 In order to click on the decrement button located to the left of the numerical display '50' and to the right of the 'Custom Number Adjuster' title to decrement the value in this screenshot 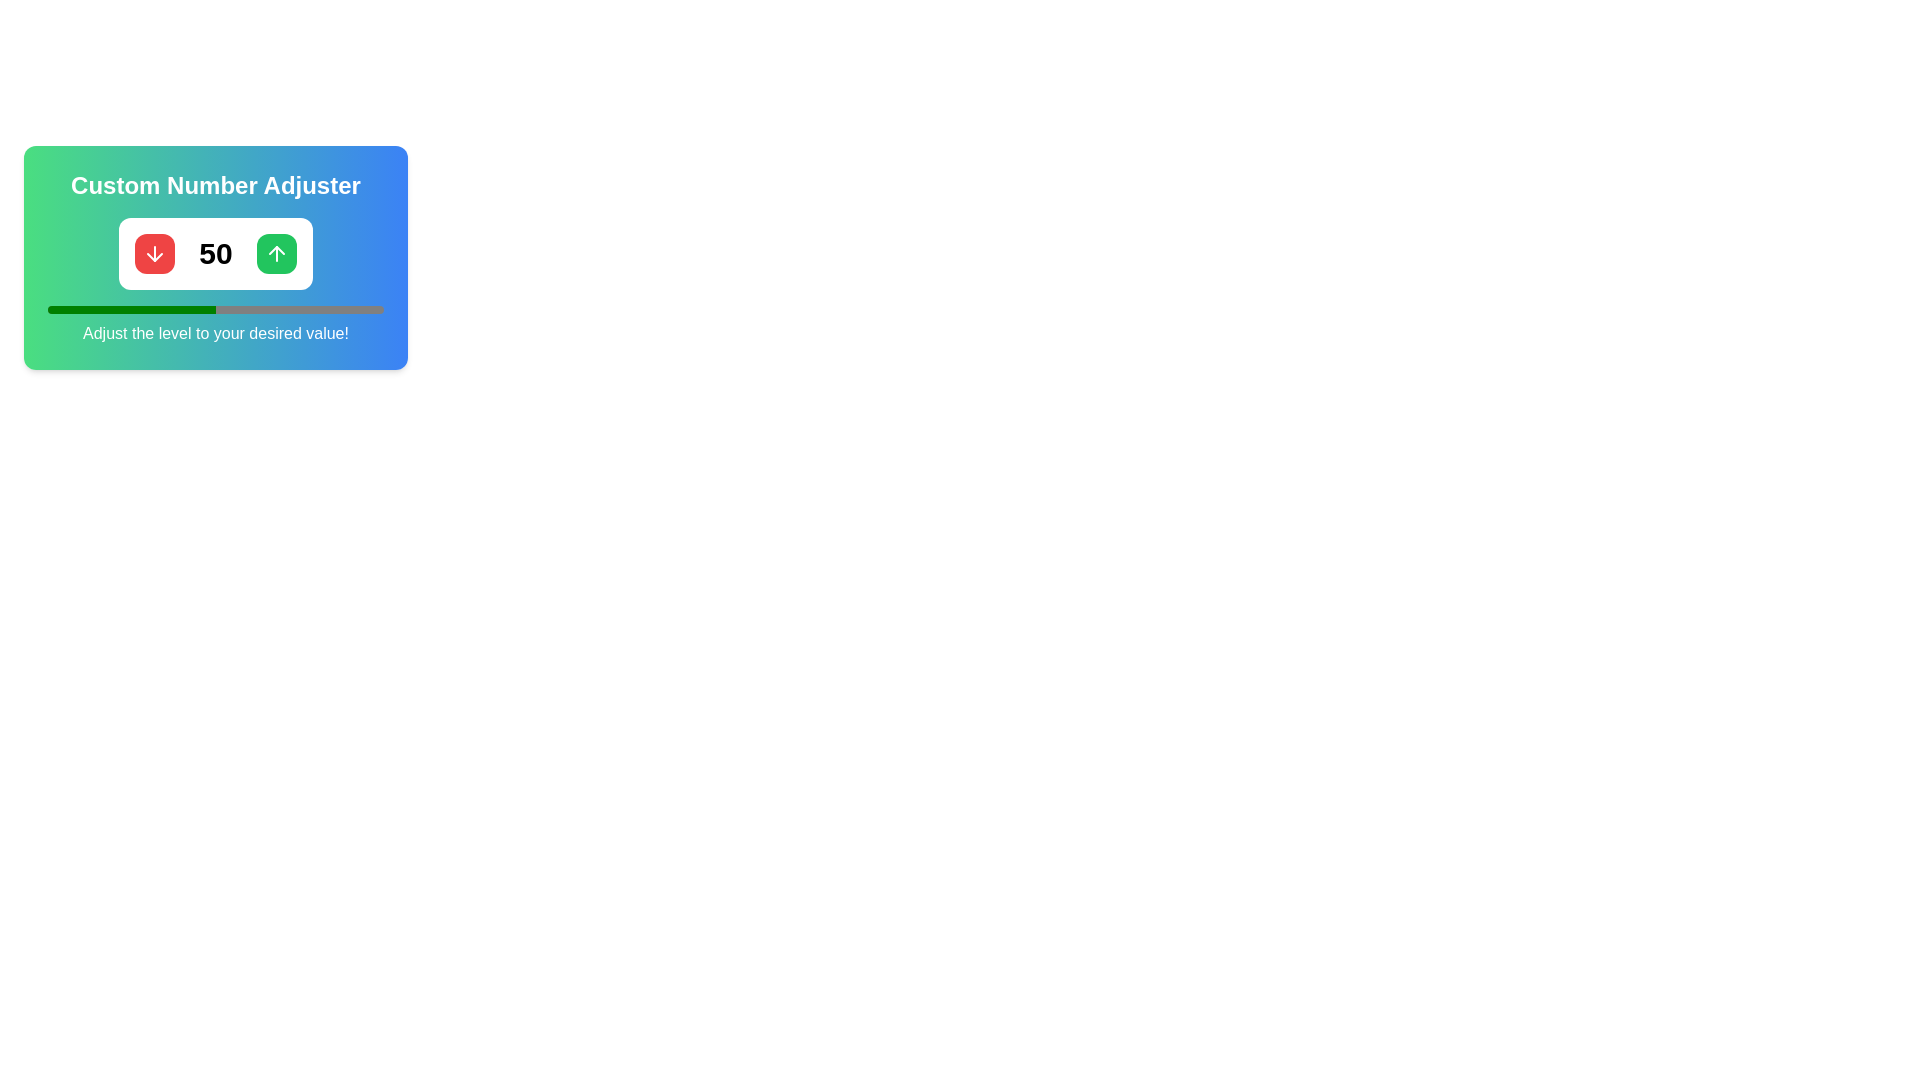, I will do `click(154, 253)`.